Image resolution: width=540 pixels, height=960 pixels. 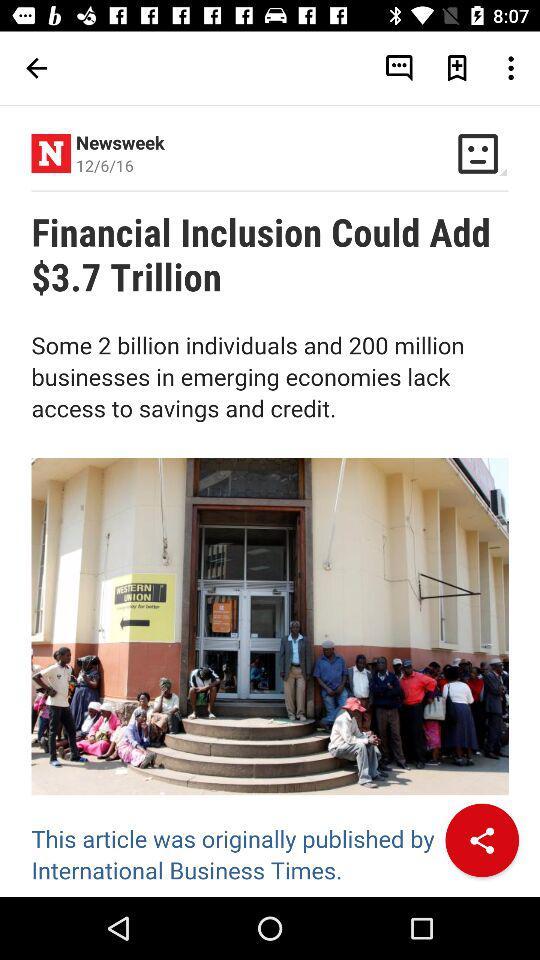 What do you see at coordinates (399, 68) in the screenshot?
I see `the icon right to left arrow at top right` at bounding box center [399, 68].